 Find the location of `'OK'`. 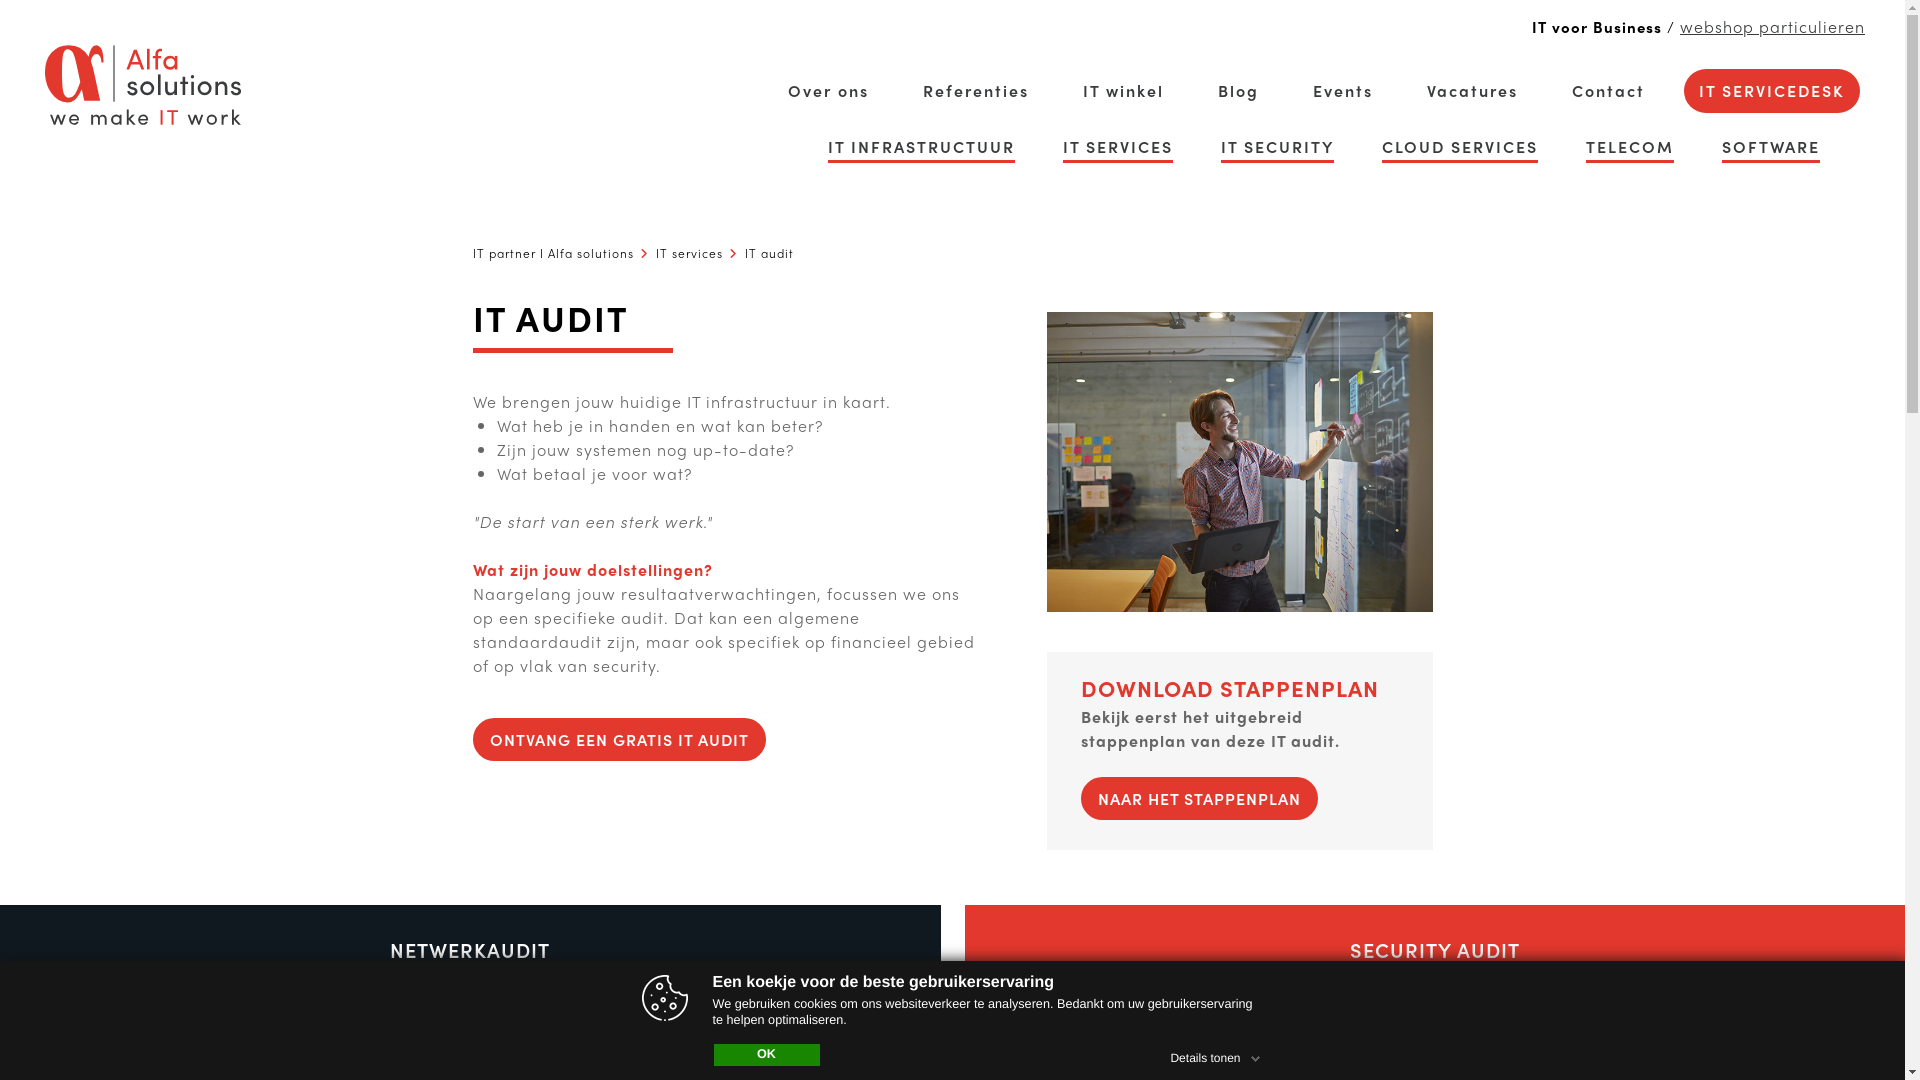

'OK' is located at coordinates (766, 1054).